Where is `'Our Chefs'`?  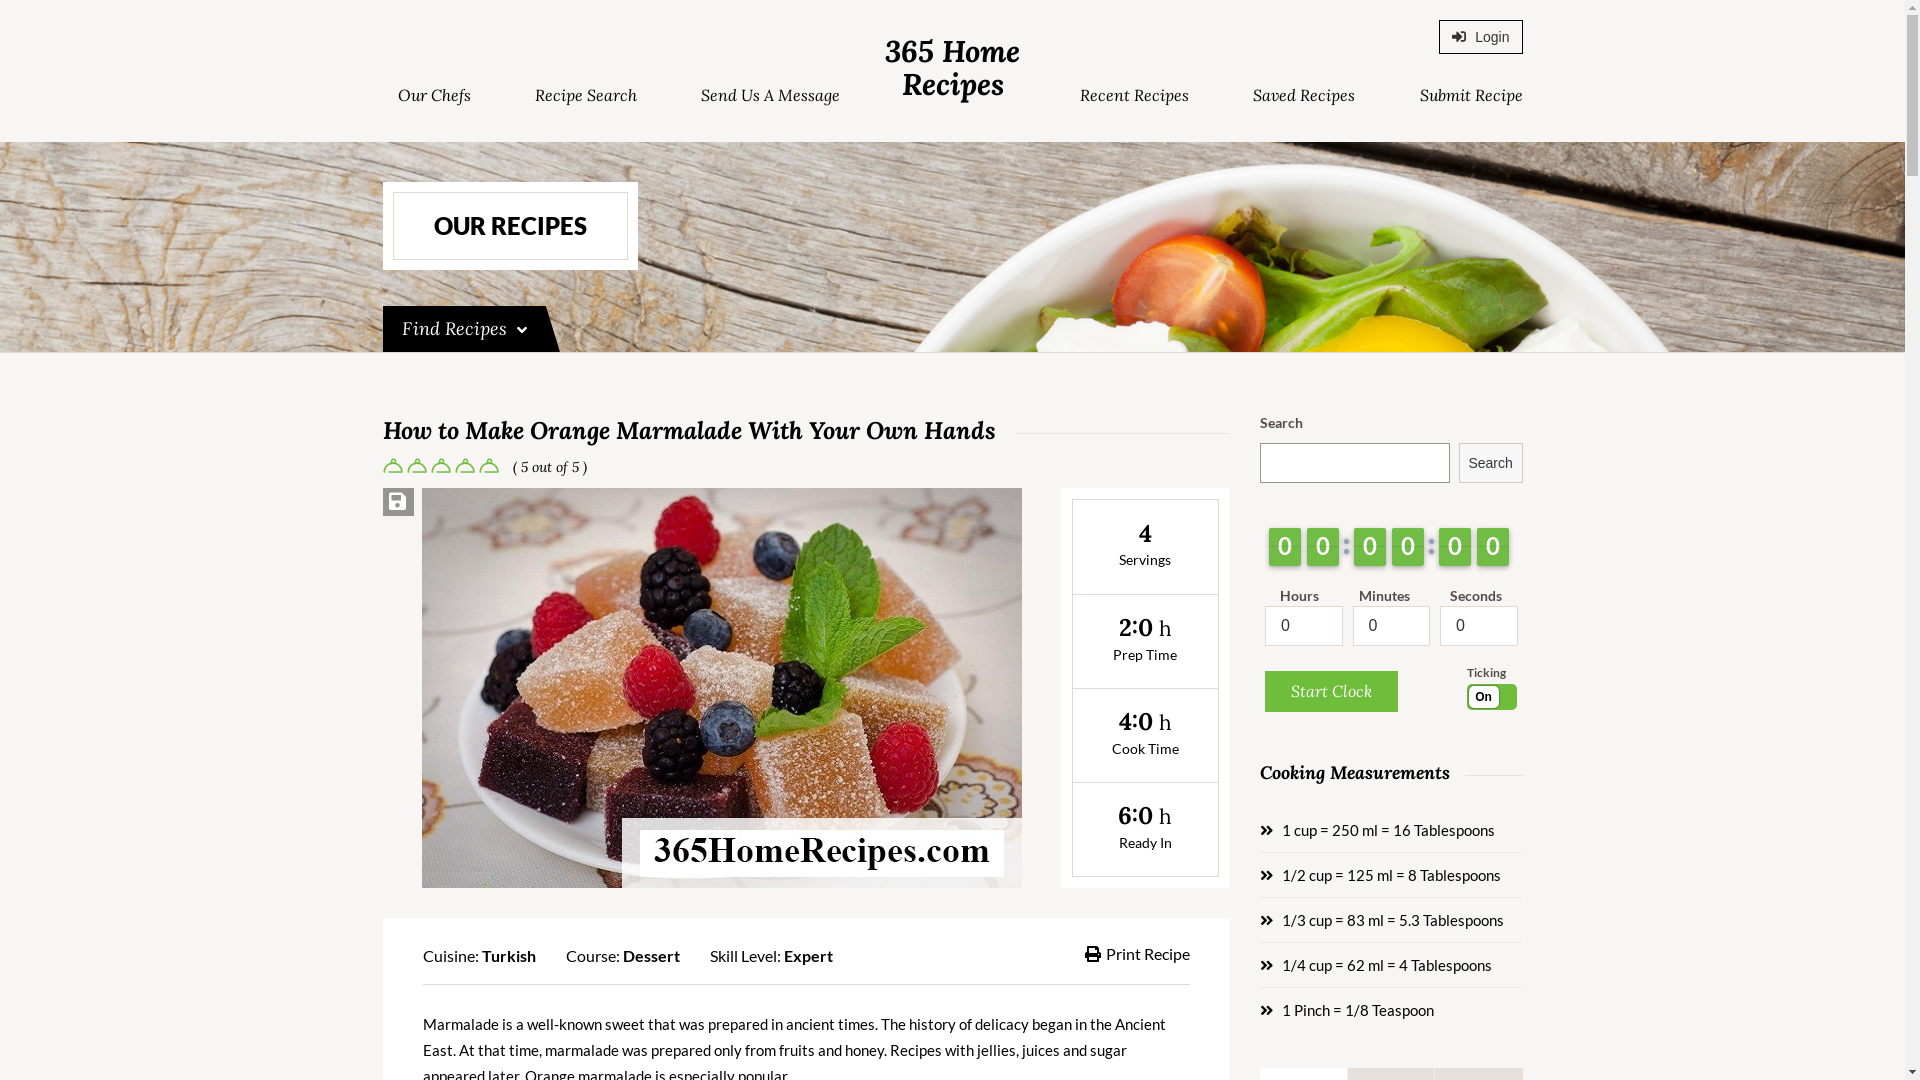
'Our Chefs' is located at coordinates (433, 96).